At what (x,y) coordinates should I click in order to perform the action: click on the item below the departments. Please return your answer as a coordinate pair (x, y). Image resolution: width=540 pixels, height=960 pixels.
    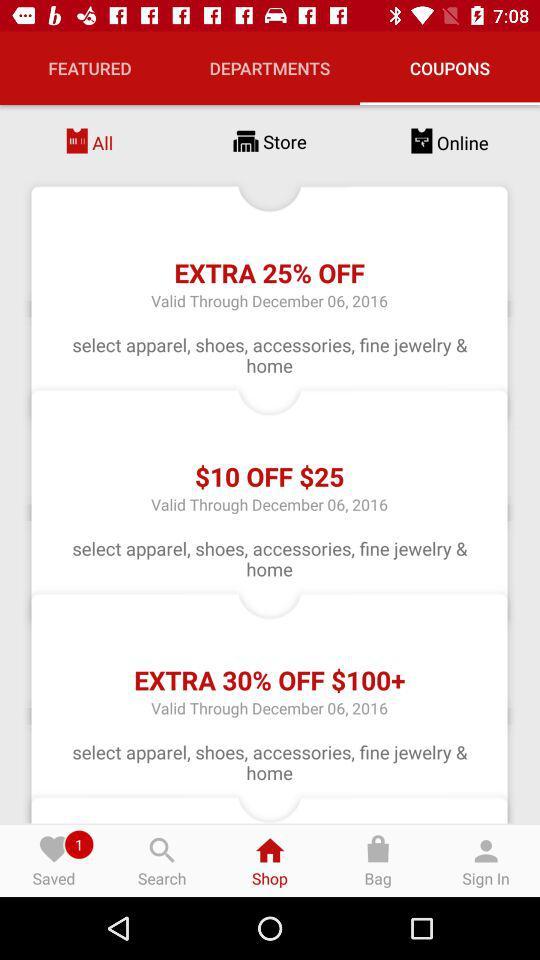
    Looking at the image, I should click on (270, 140).